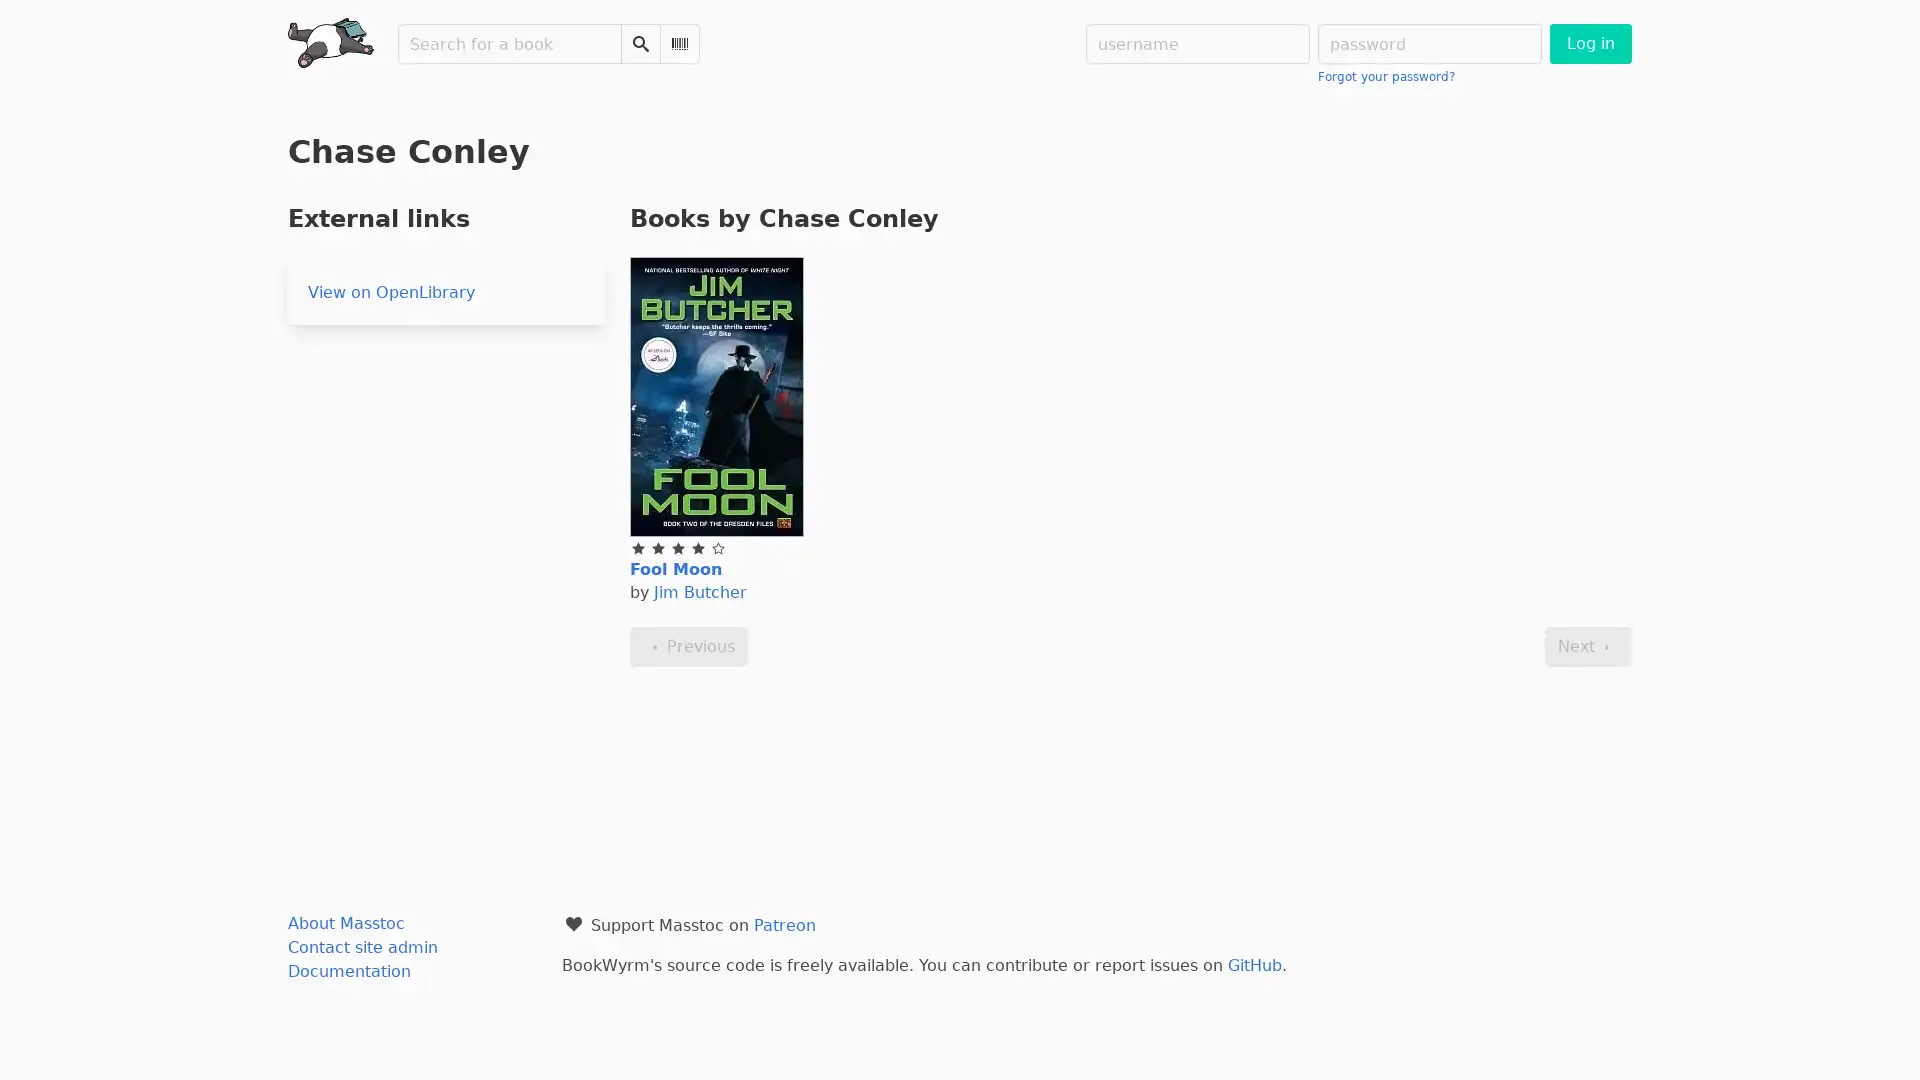 The image size is (1920, 1080). What do you see at coordinates (1588, 43) in the screenshot?
I see `Log in` at bounding box center [1588, 43].